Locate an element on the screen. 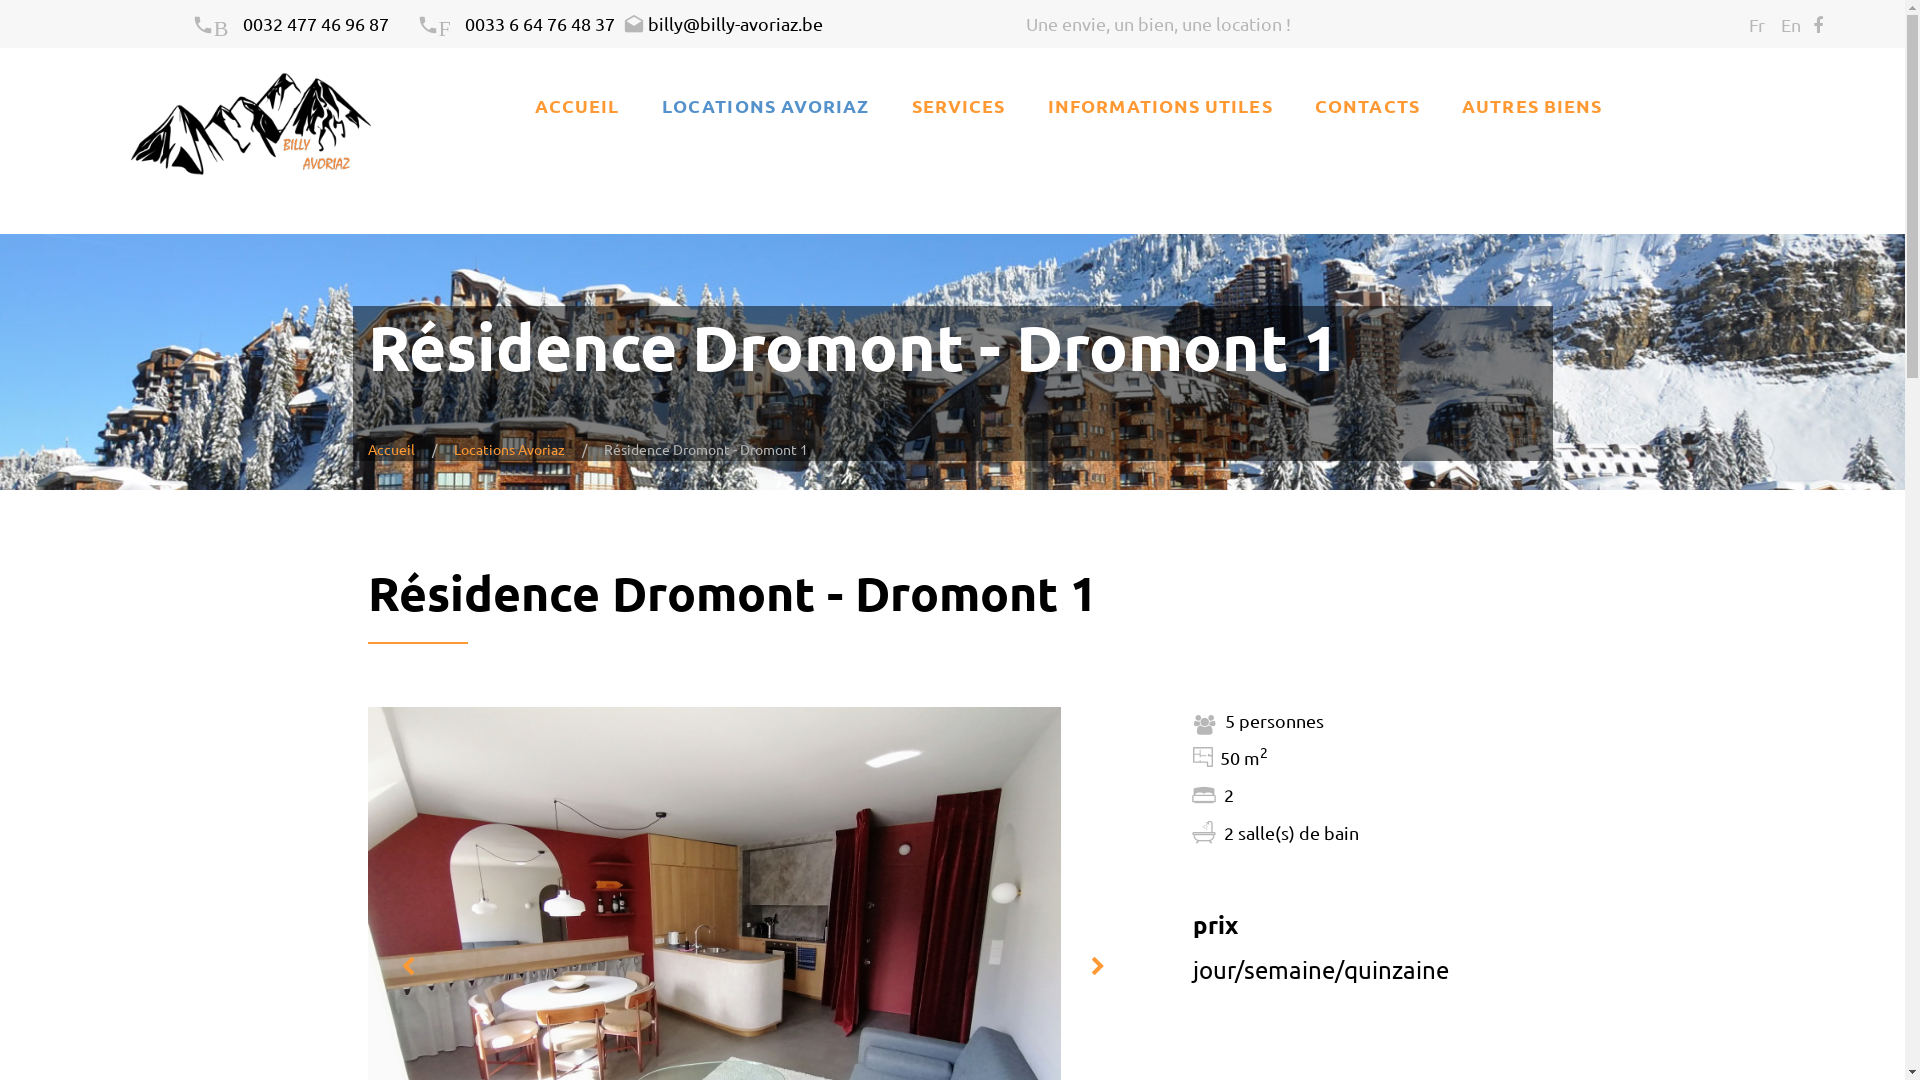  'LOCATIONS AVORIAZ' is located at coordinates (764, 105).